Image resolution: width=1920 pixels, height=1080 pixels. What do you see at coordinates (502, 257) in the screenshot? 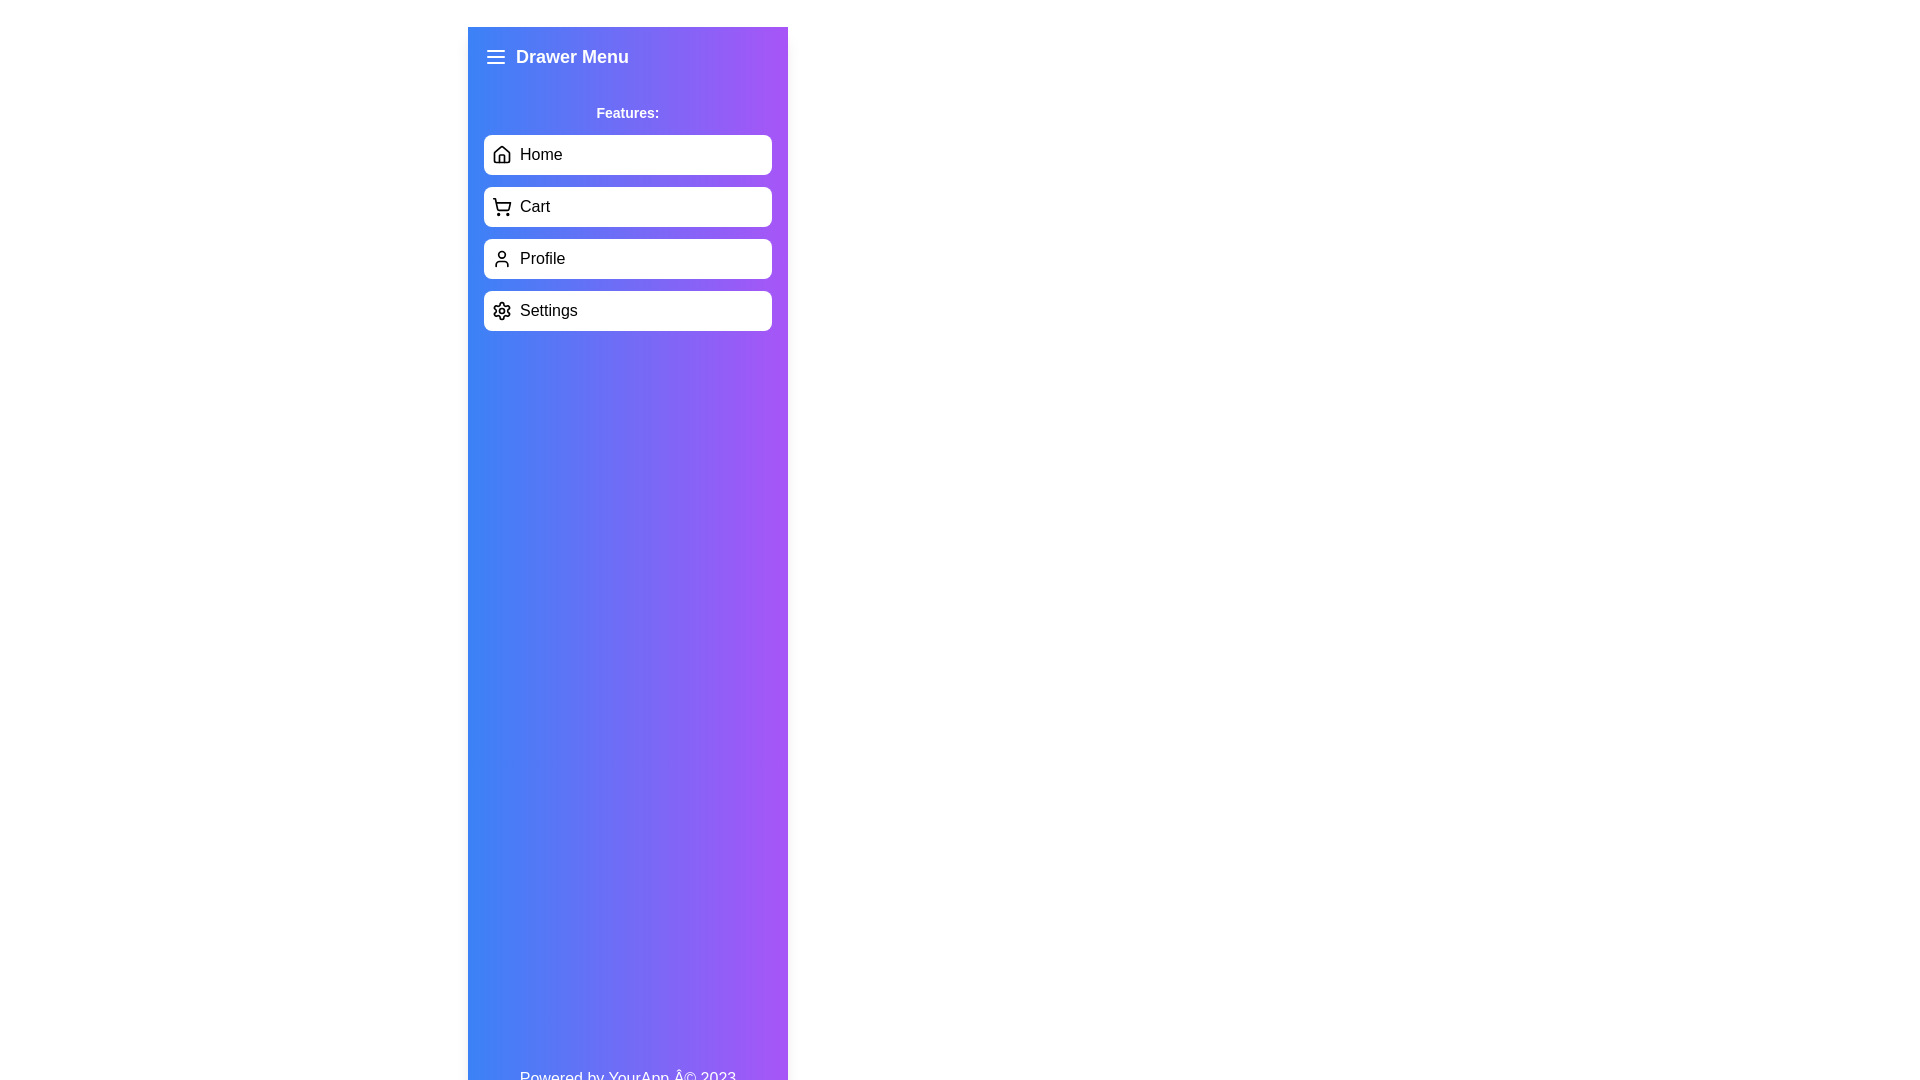
I see `the 'Profile' icon located to the left of the 'Profile' text in the user interface` at bounding box center [502, 257].